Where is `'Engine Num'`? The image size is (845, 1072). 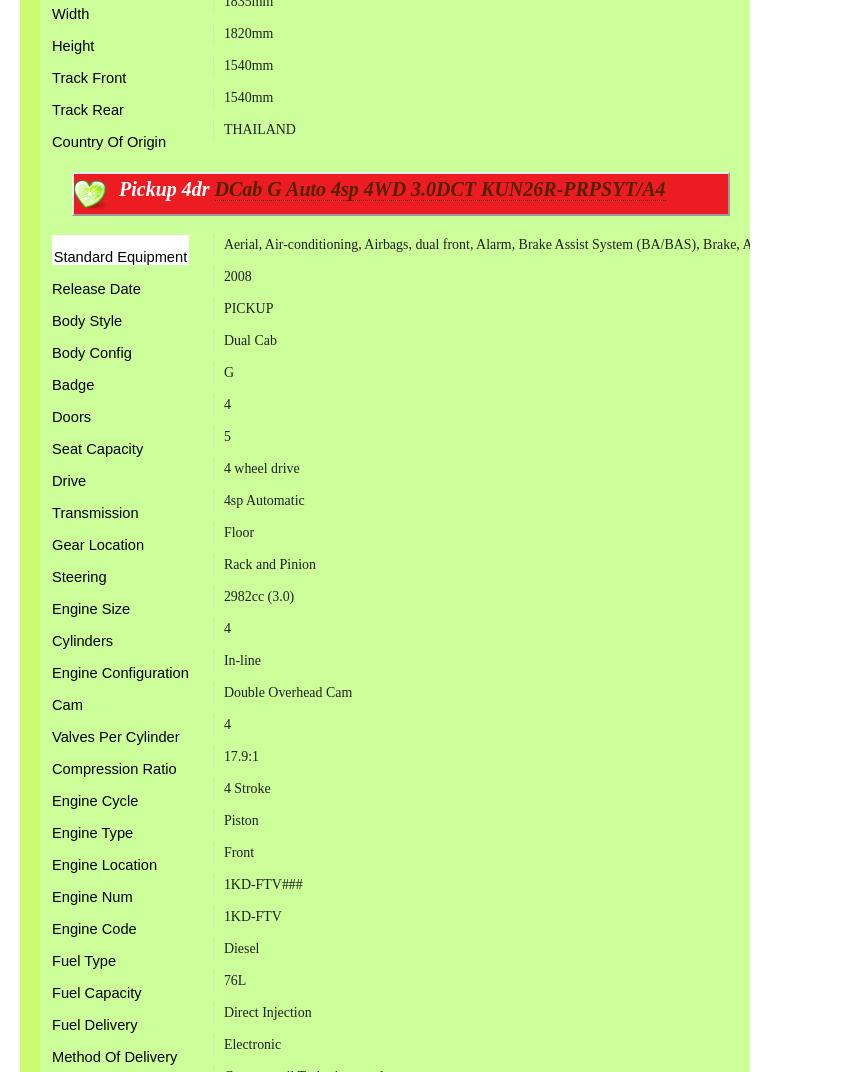 'Engine Num' is located at coordinates (50, 895).